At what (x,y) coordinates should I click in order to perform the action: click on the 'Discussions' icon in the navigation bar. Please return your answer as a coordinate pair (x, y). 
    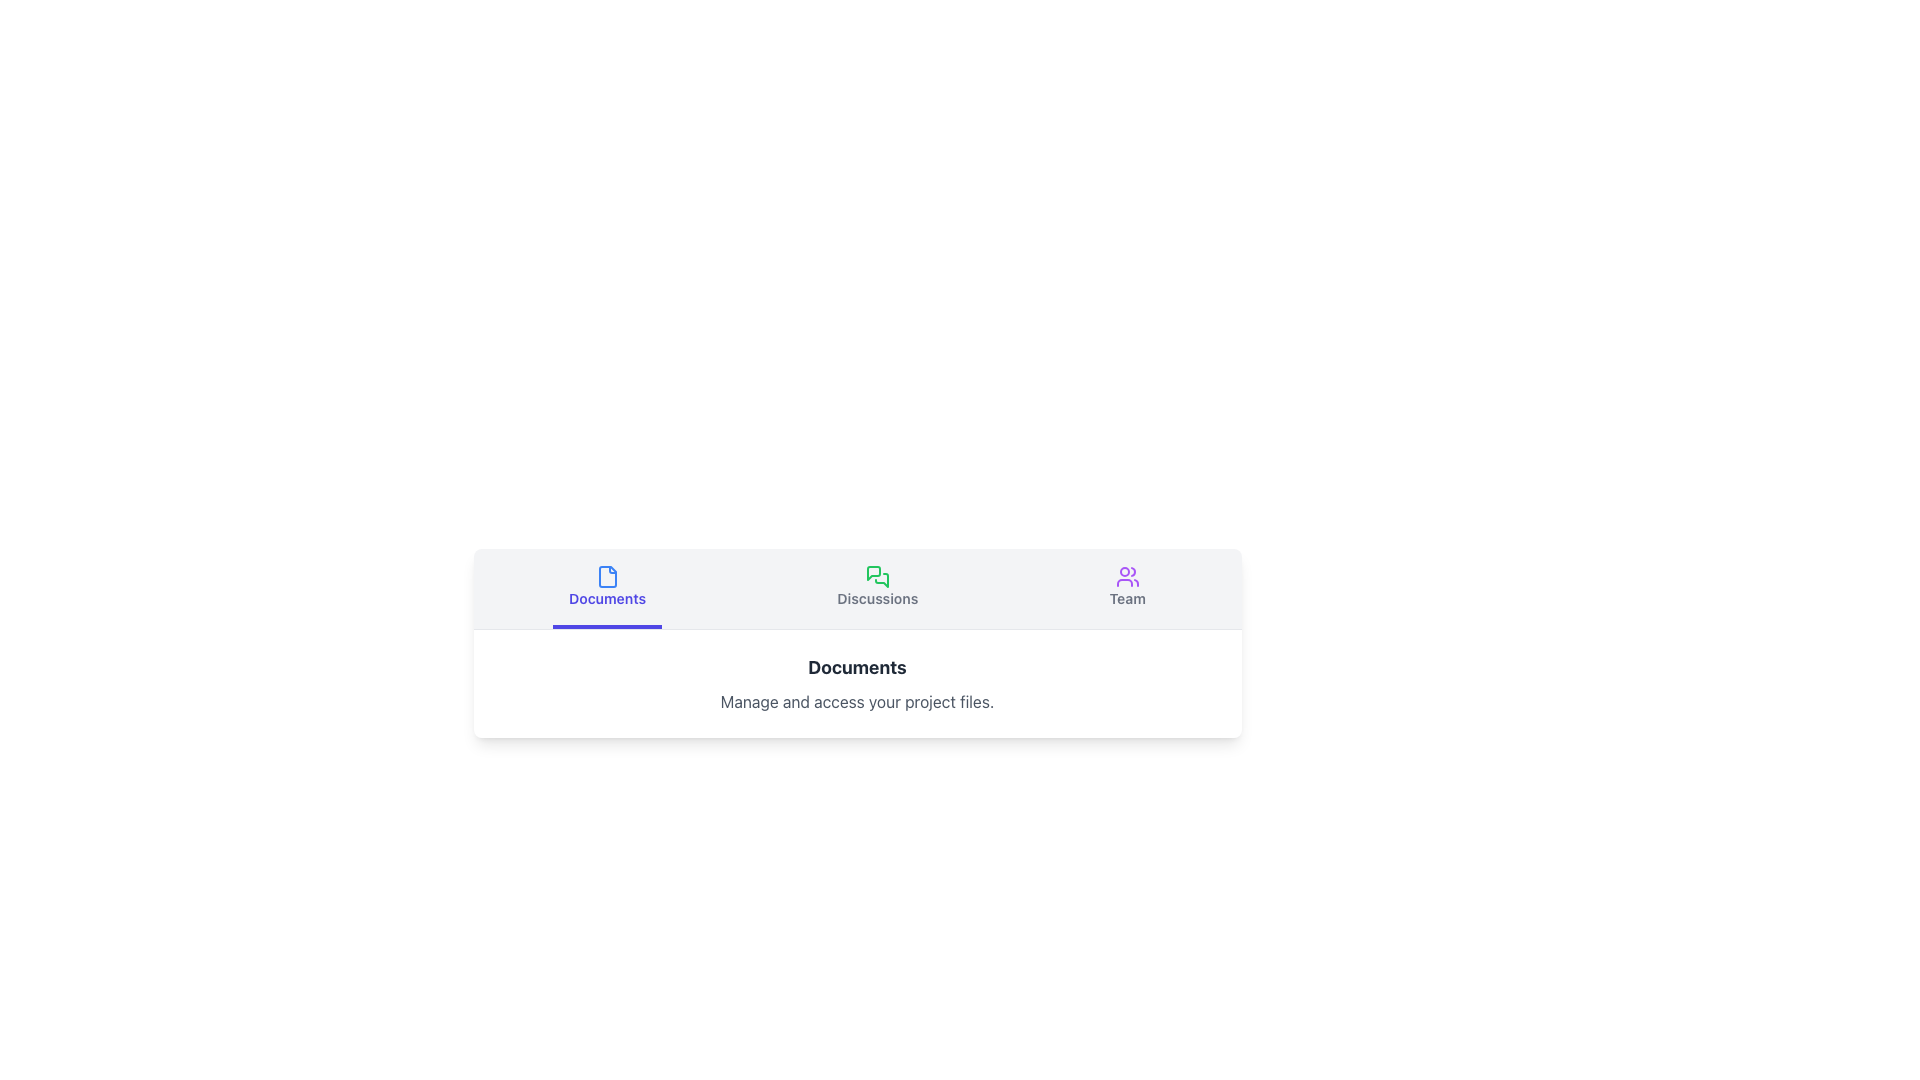
    Looking at the image, I should click on (877, 576).